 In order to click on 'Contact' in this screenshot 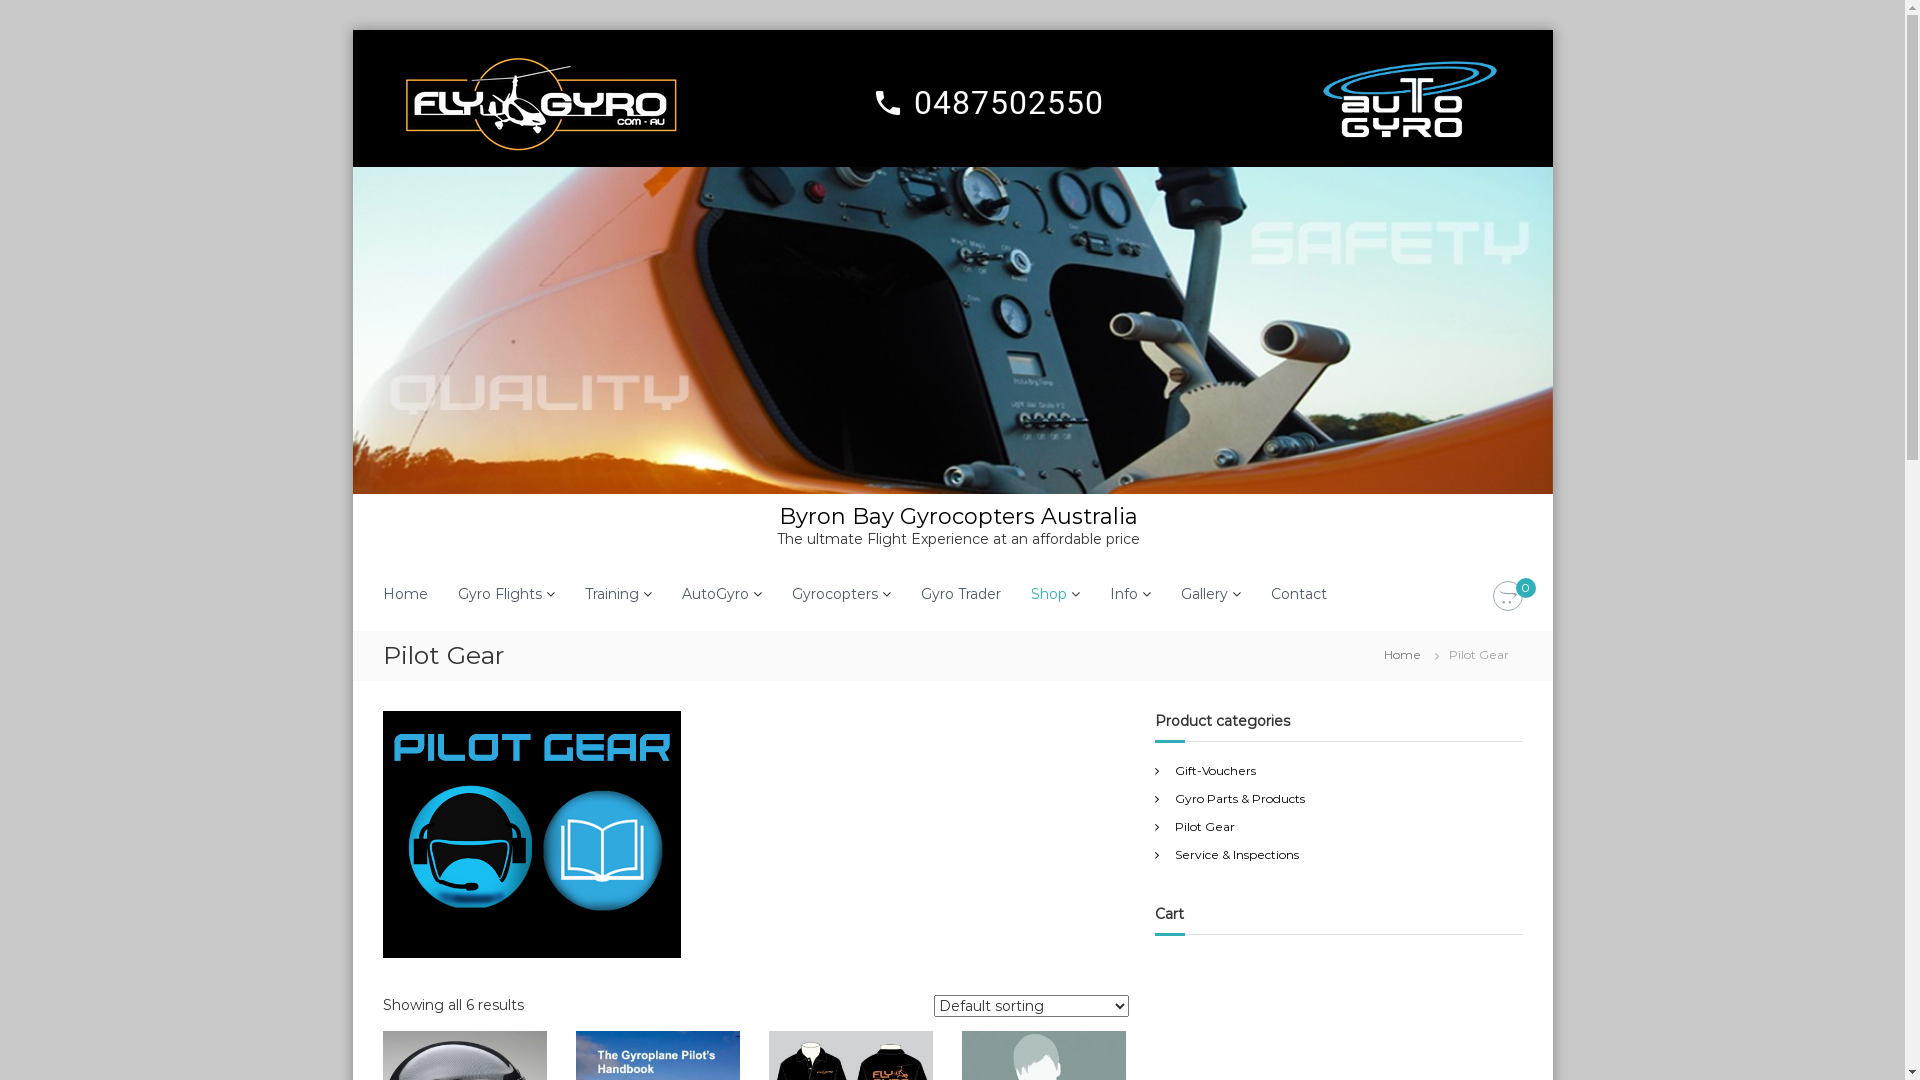, I will do `click(1297, 593)`.